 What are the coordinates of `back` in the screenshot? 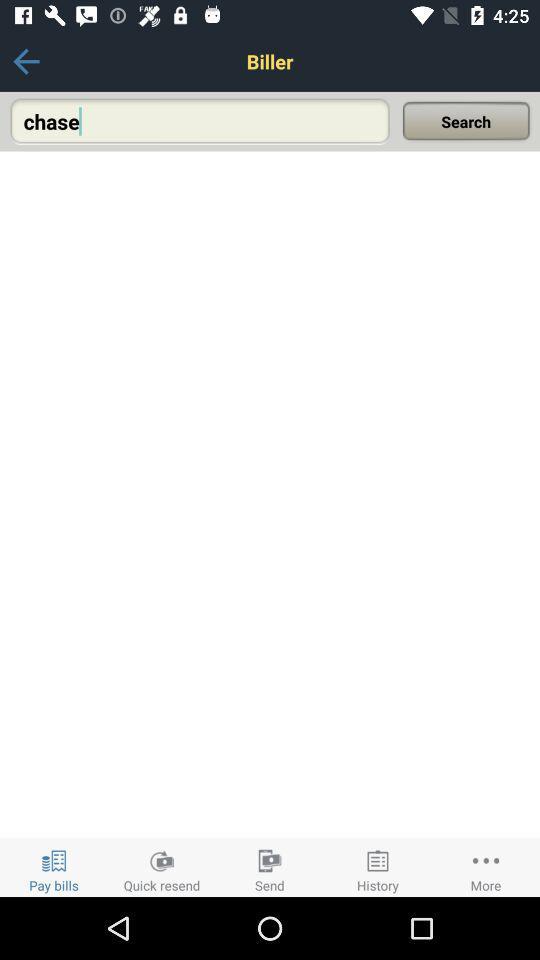 It's located at (25, 61).